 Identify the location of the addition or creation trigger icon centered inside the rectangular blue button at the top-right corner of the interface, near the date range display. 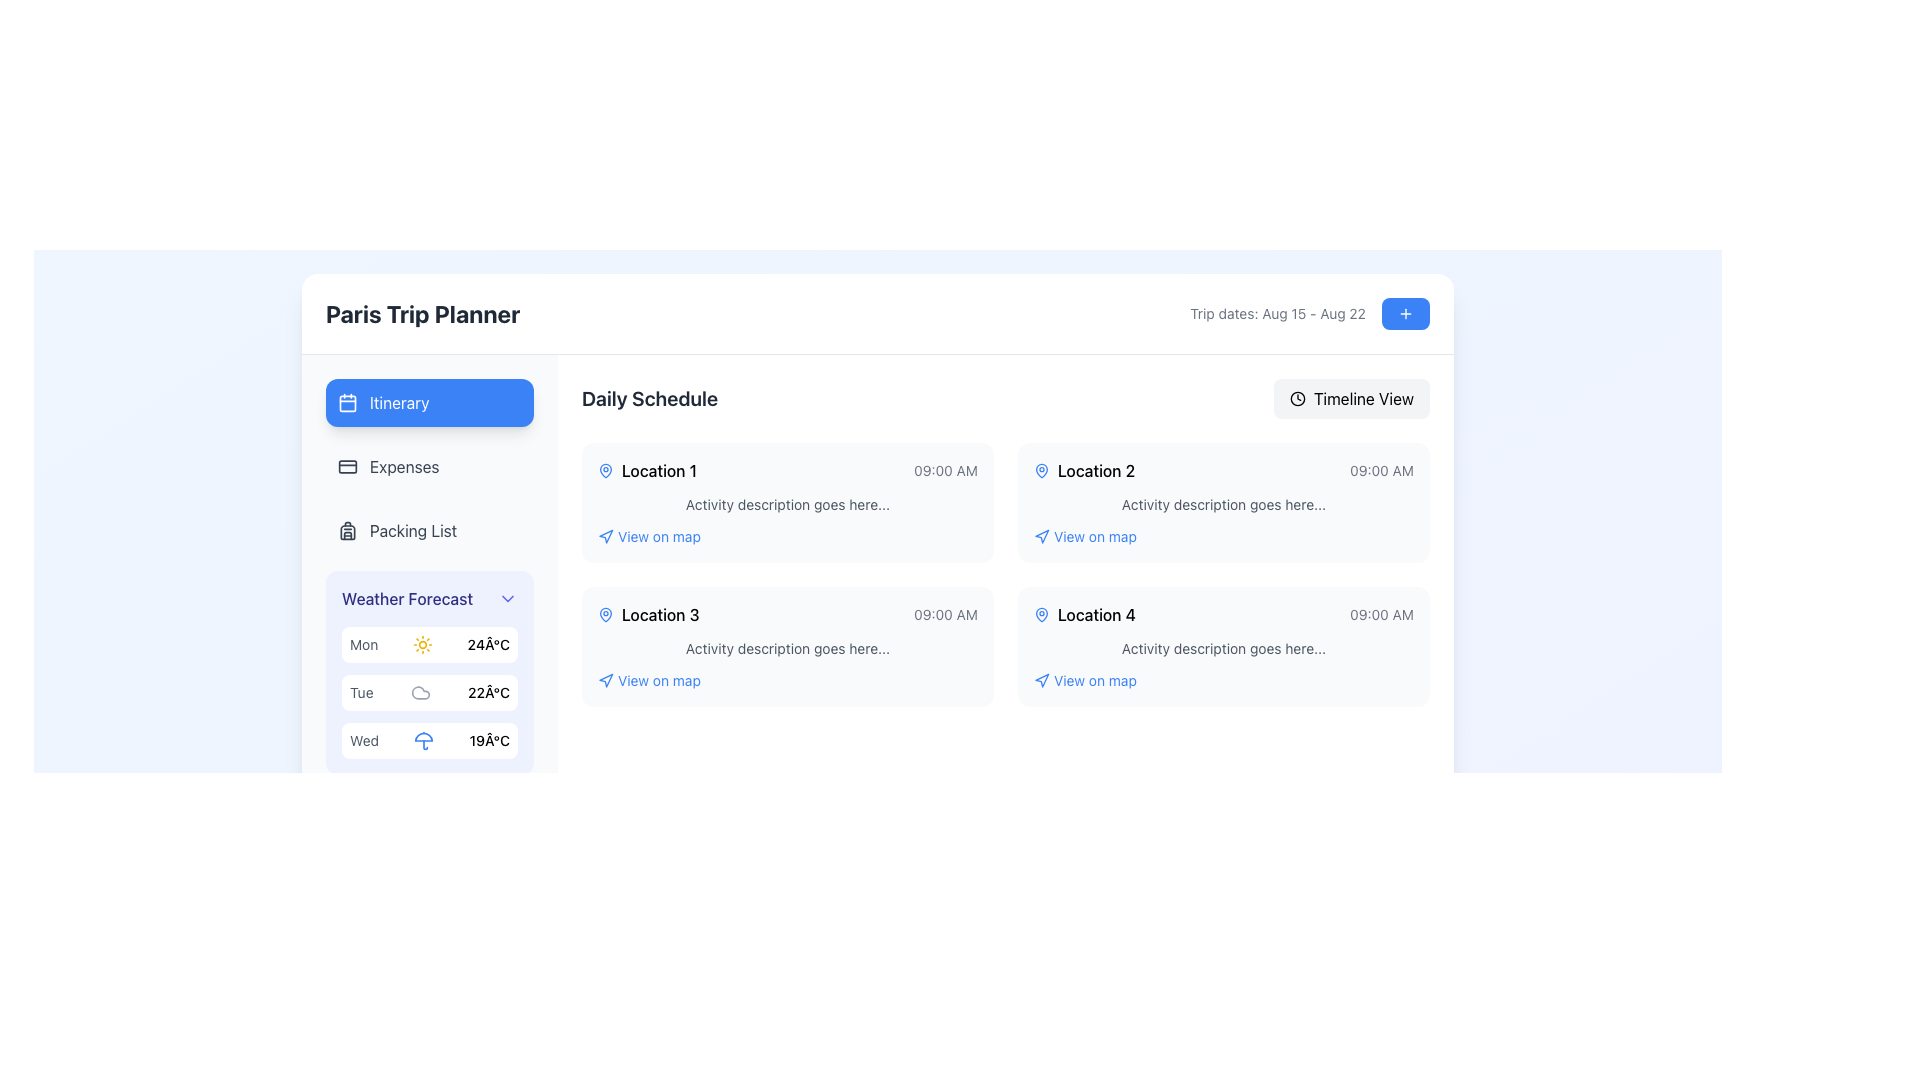
(1405, 313).